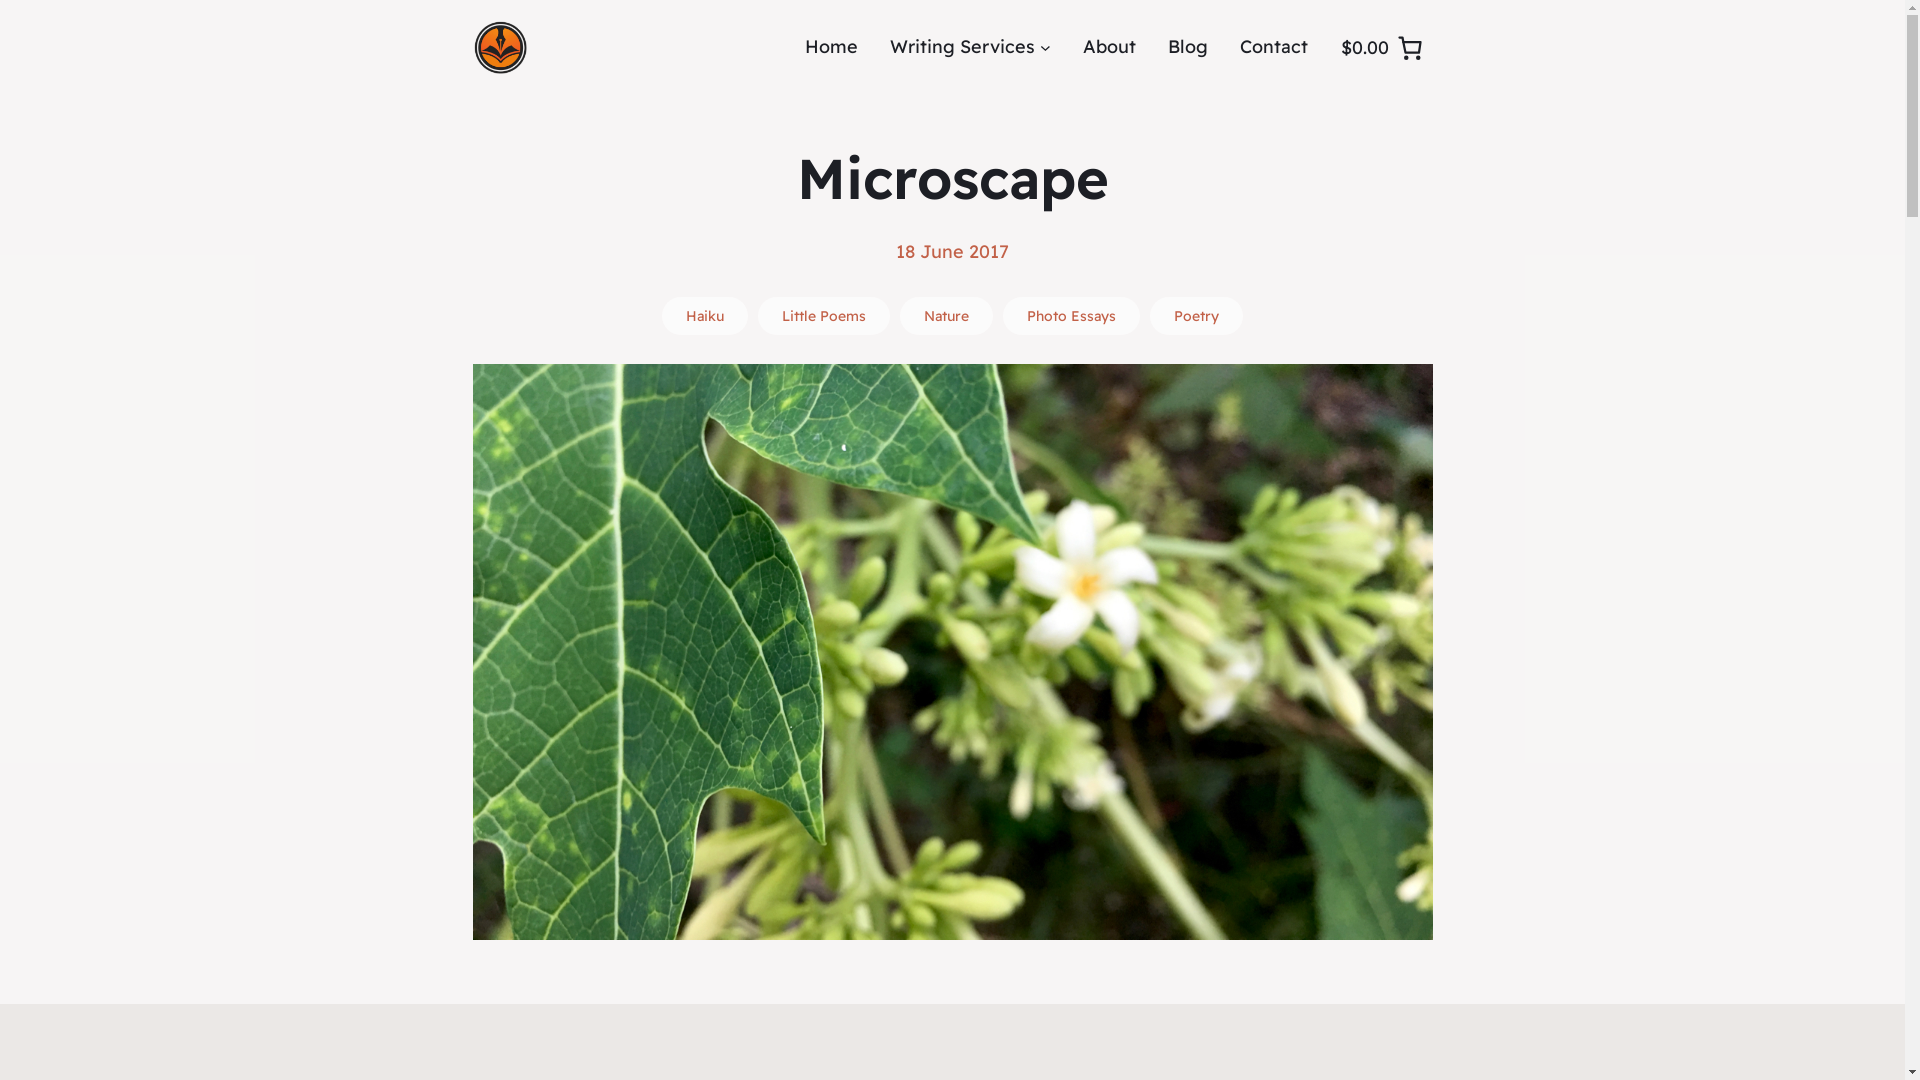 This screenshot has width=1920, height=1080. What do you see at coordinates (1080, 46) in the screenshot?
I see `'About'` at bounding box center [1080, 46].